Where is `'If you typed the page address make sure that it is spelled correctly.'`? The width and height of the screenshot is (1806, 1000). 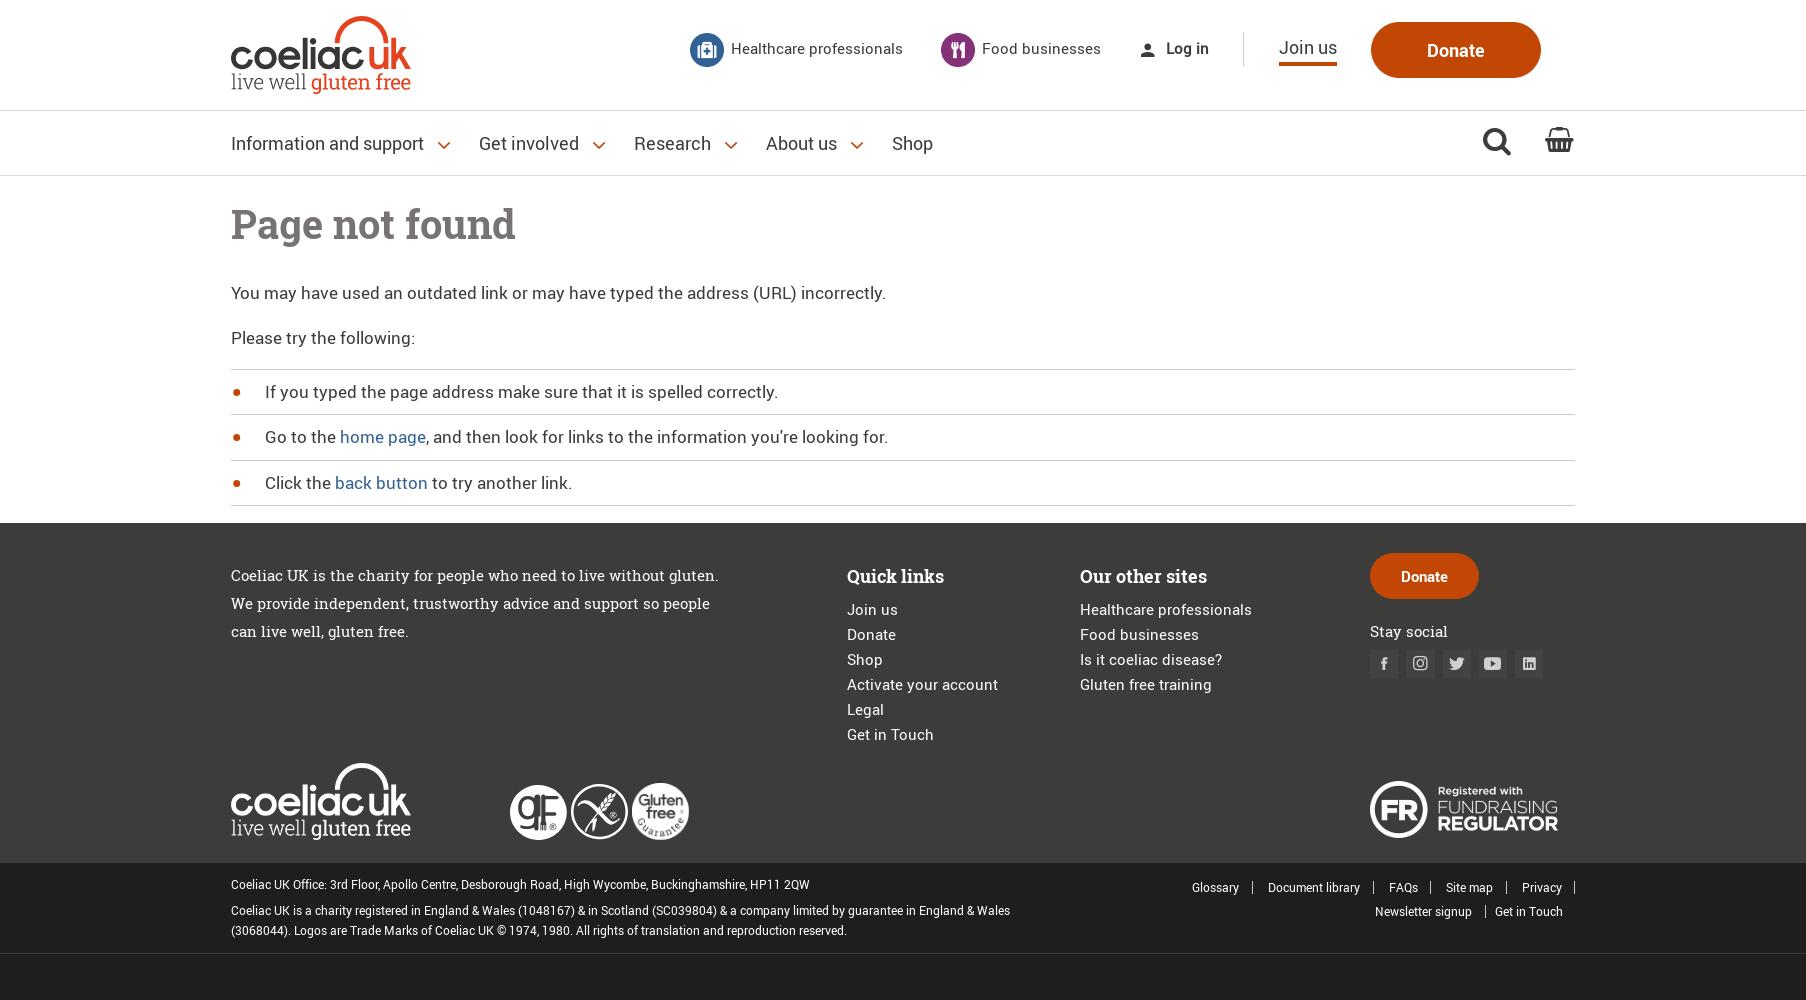 'If you typed the page address make sure that it is spelled correctly.' is located at coordinates (520, 390).